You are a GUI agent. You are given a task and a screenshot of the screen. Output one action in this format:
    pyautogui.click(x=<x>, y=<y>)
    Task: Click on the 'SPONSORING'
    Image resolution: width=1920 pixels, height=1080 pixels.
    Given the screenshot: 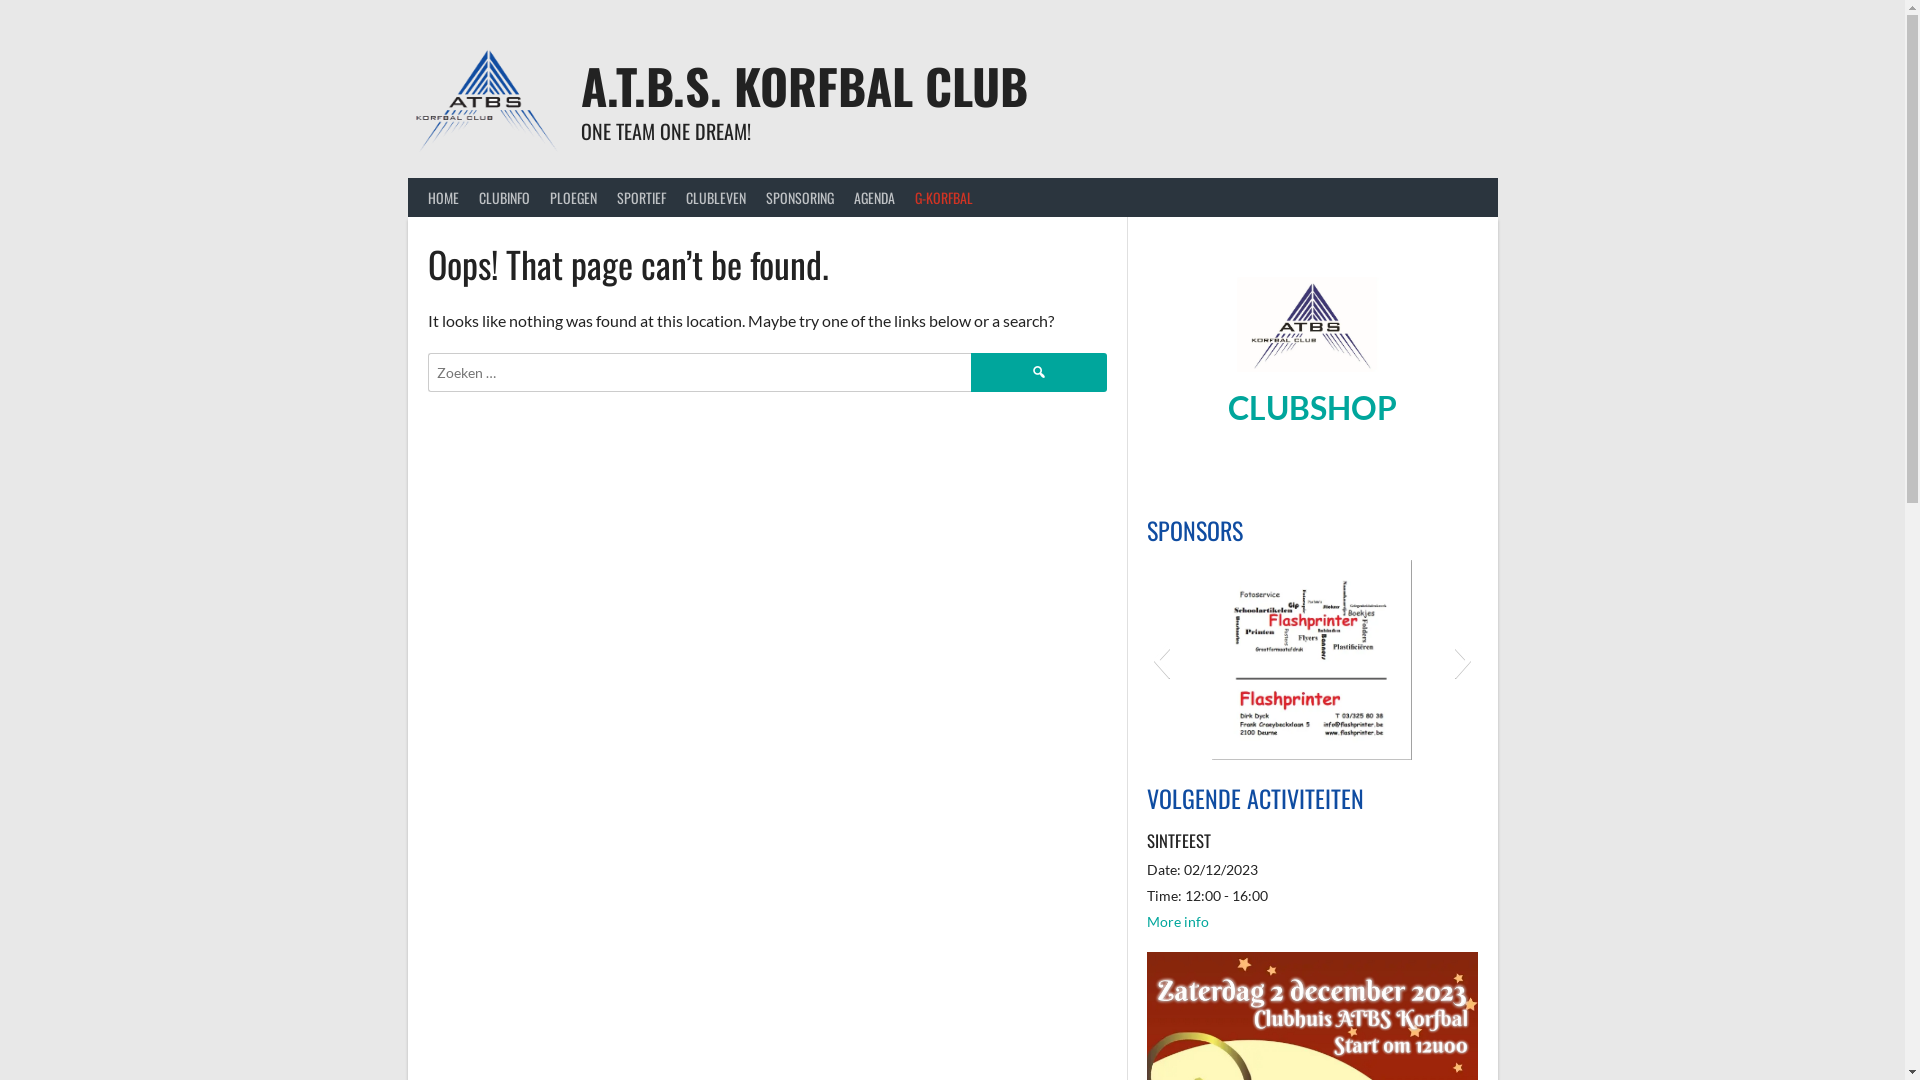 What is the action you would take?
    pyautogui.click(x=800, y=197)
    